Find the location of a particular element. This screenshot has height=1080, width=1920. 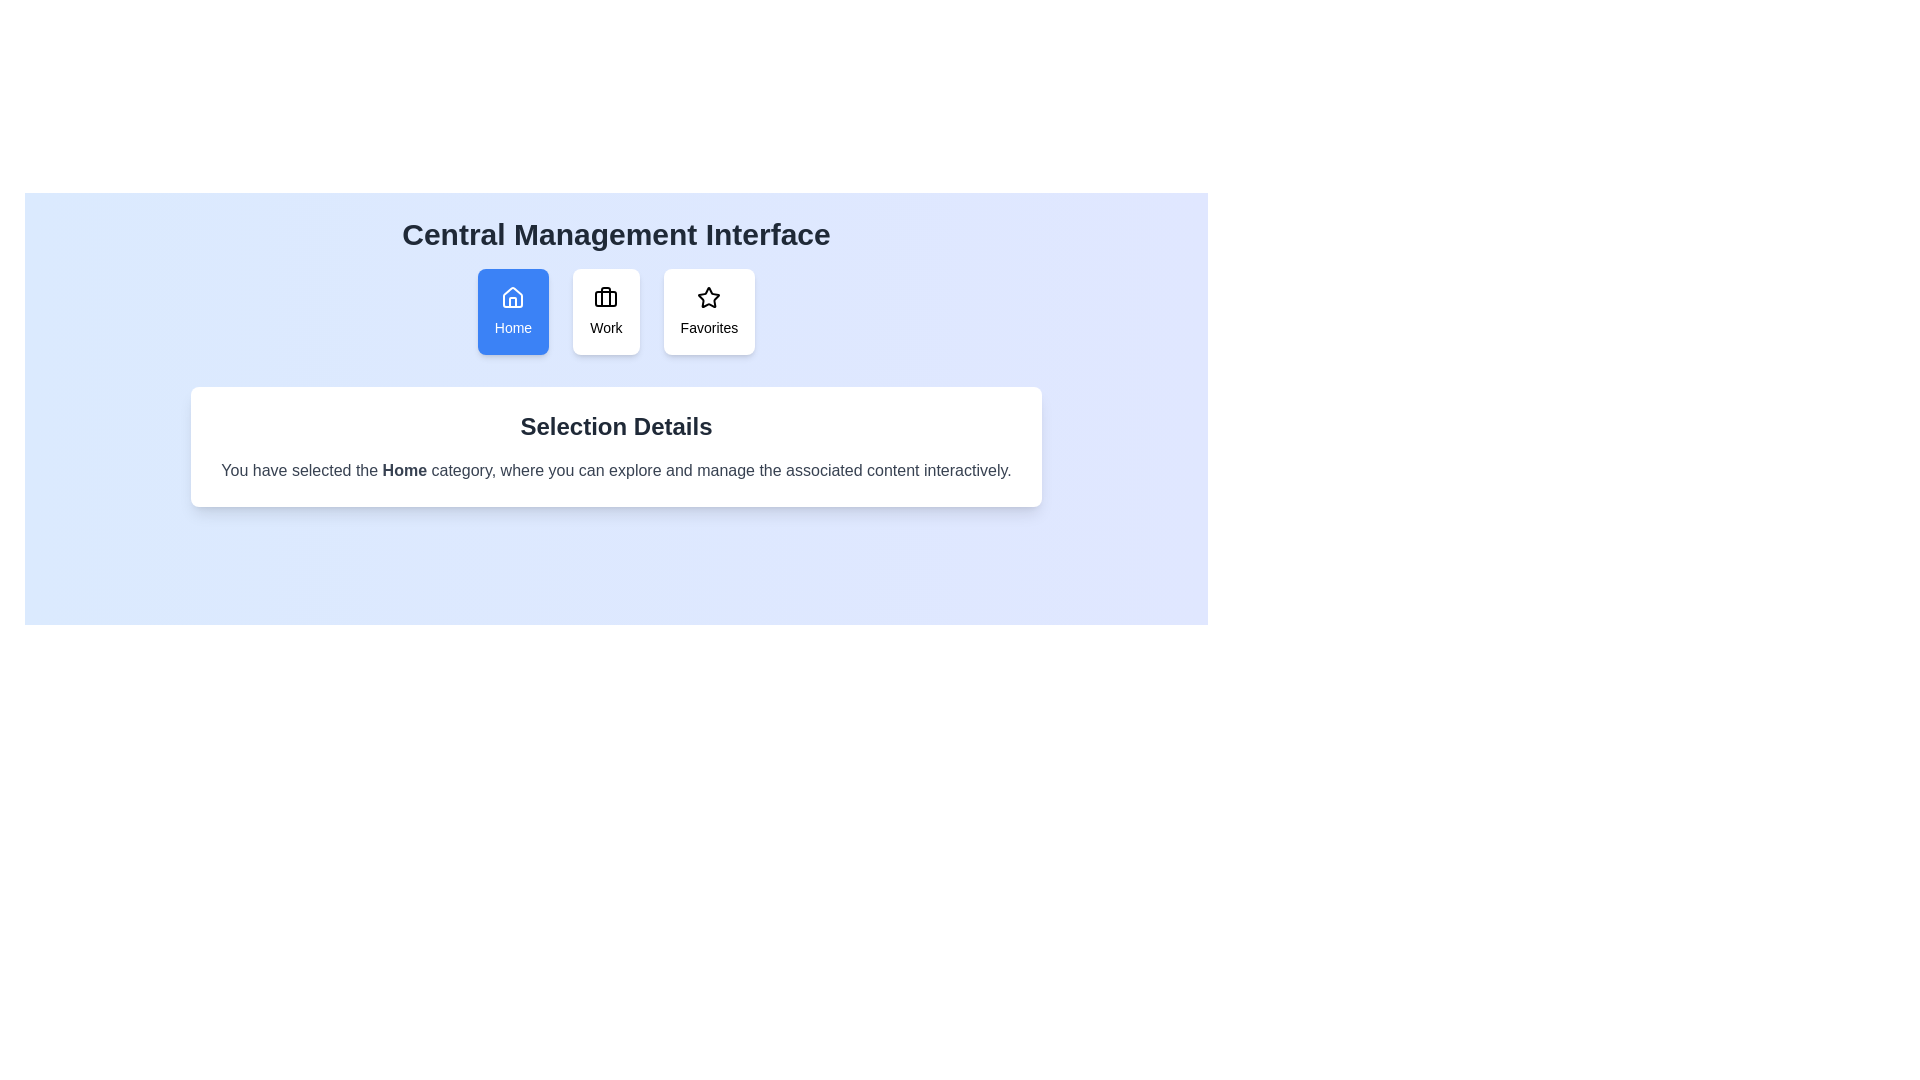

the 'Home' button which contains the house icon, located in the first row of the interface to the left of 'Work' and 'Favorites' buttons is located at coordinates (513, 297).